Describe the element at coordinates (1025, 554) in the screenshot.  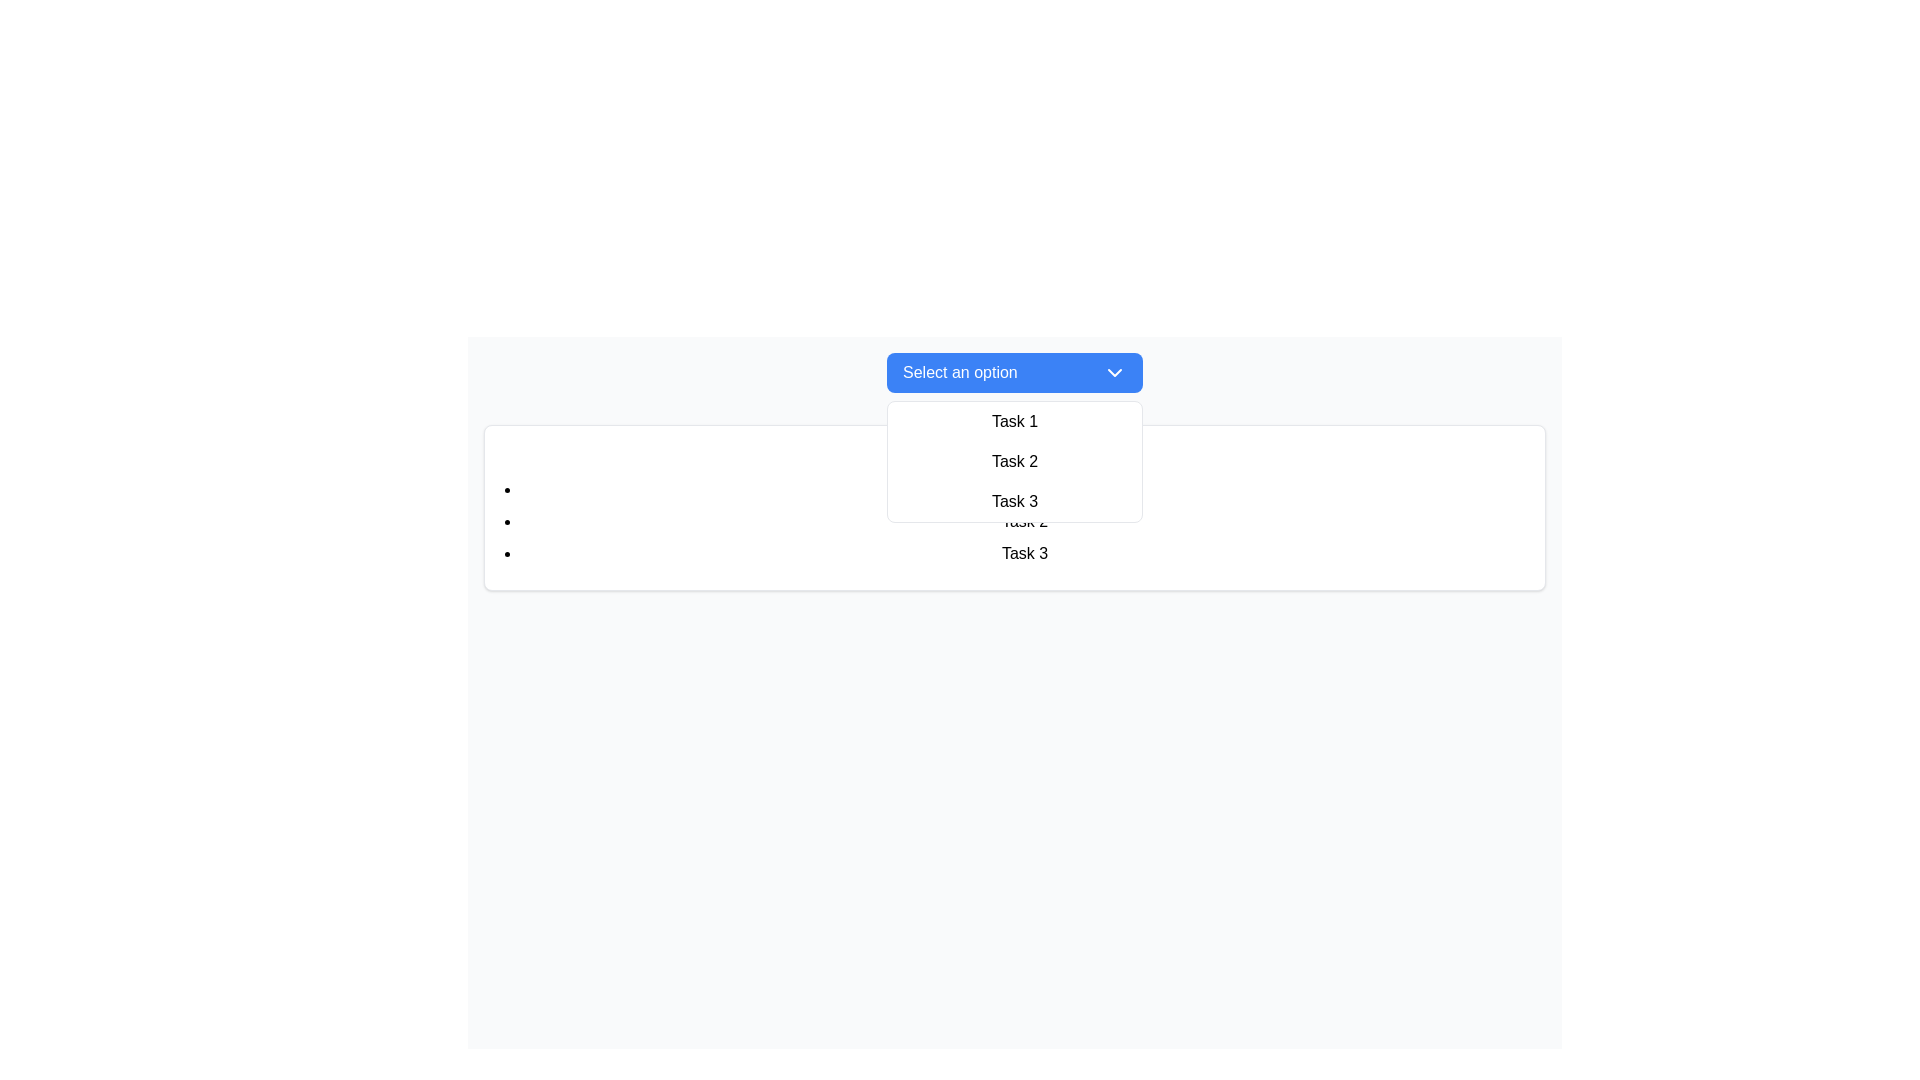
I see `the text label displaying 'Task 3', which is the last item in the bulleted list, positioned below 'Task 2'` at that location.